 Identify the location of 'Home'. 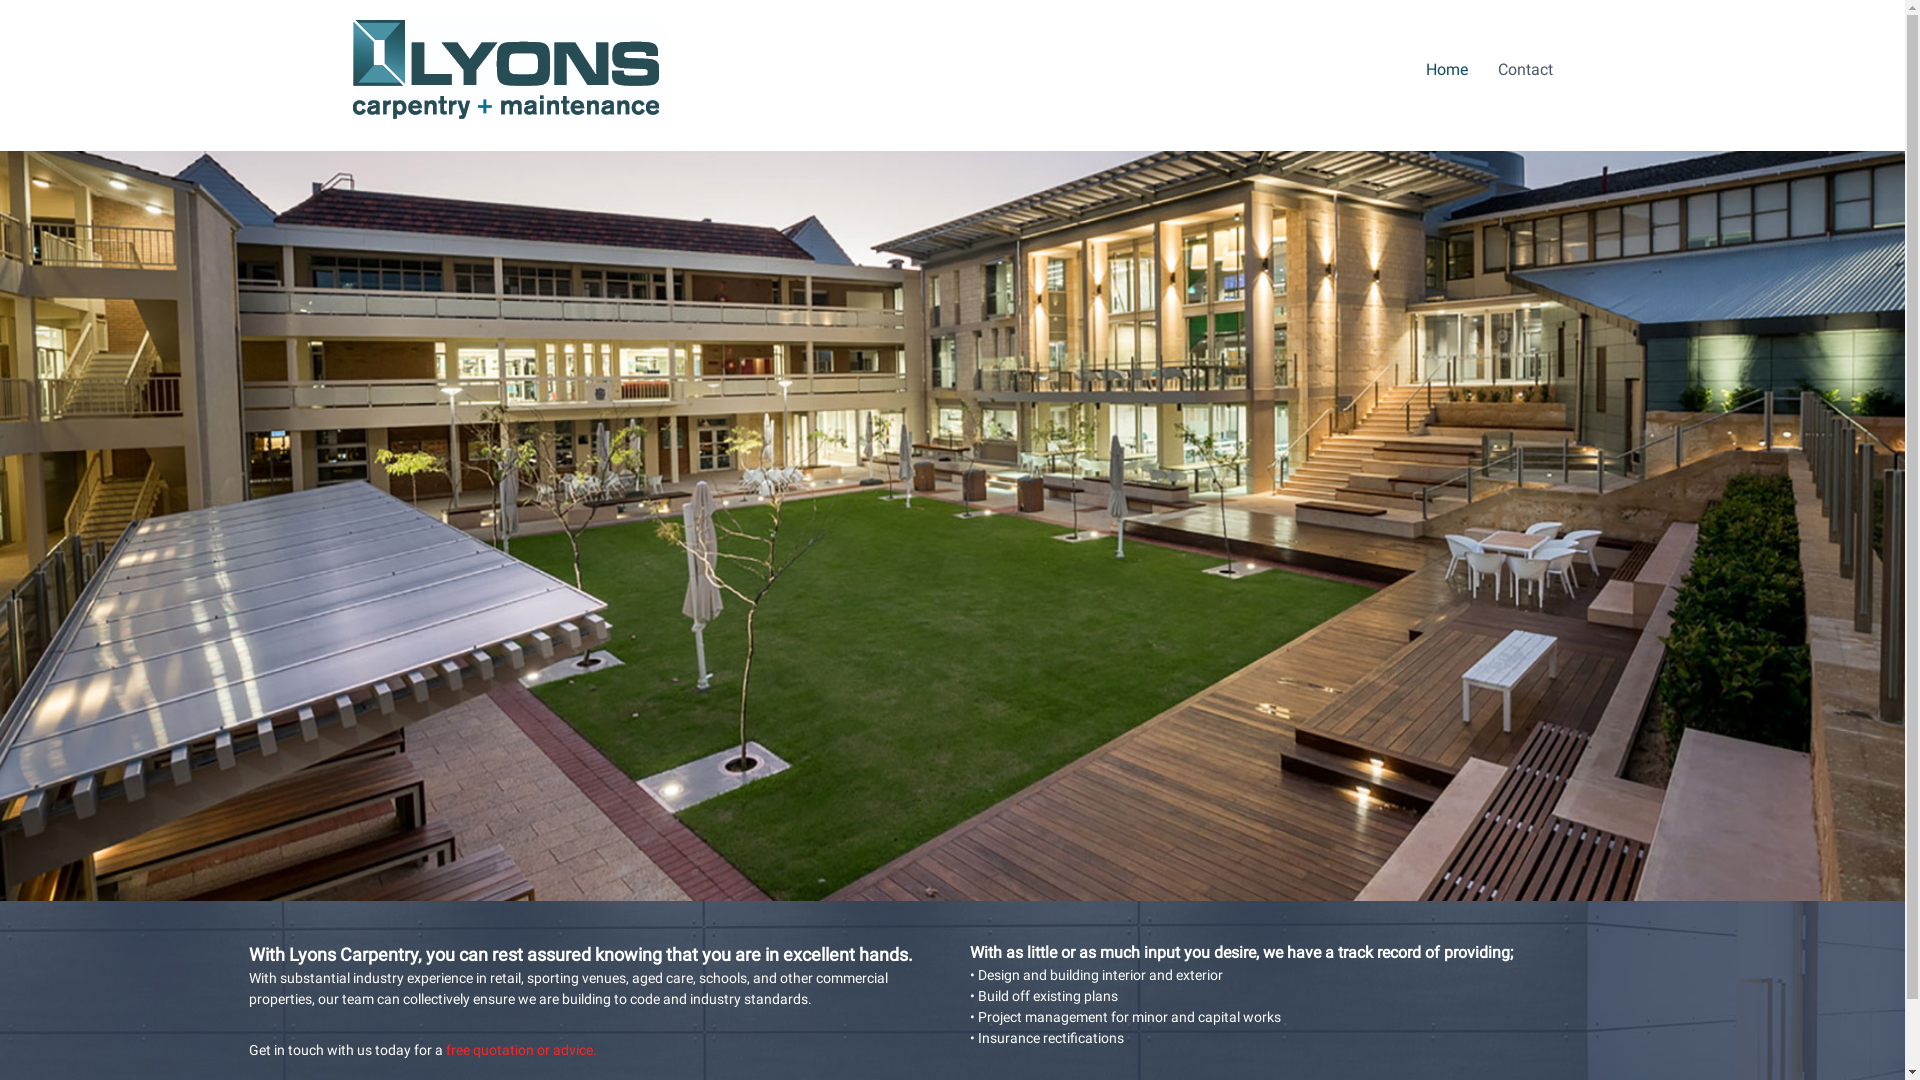
(1424, 68).